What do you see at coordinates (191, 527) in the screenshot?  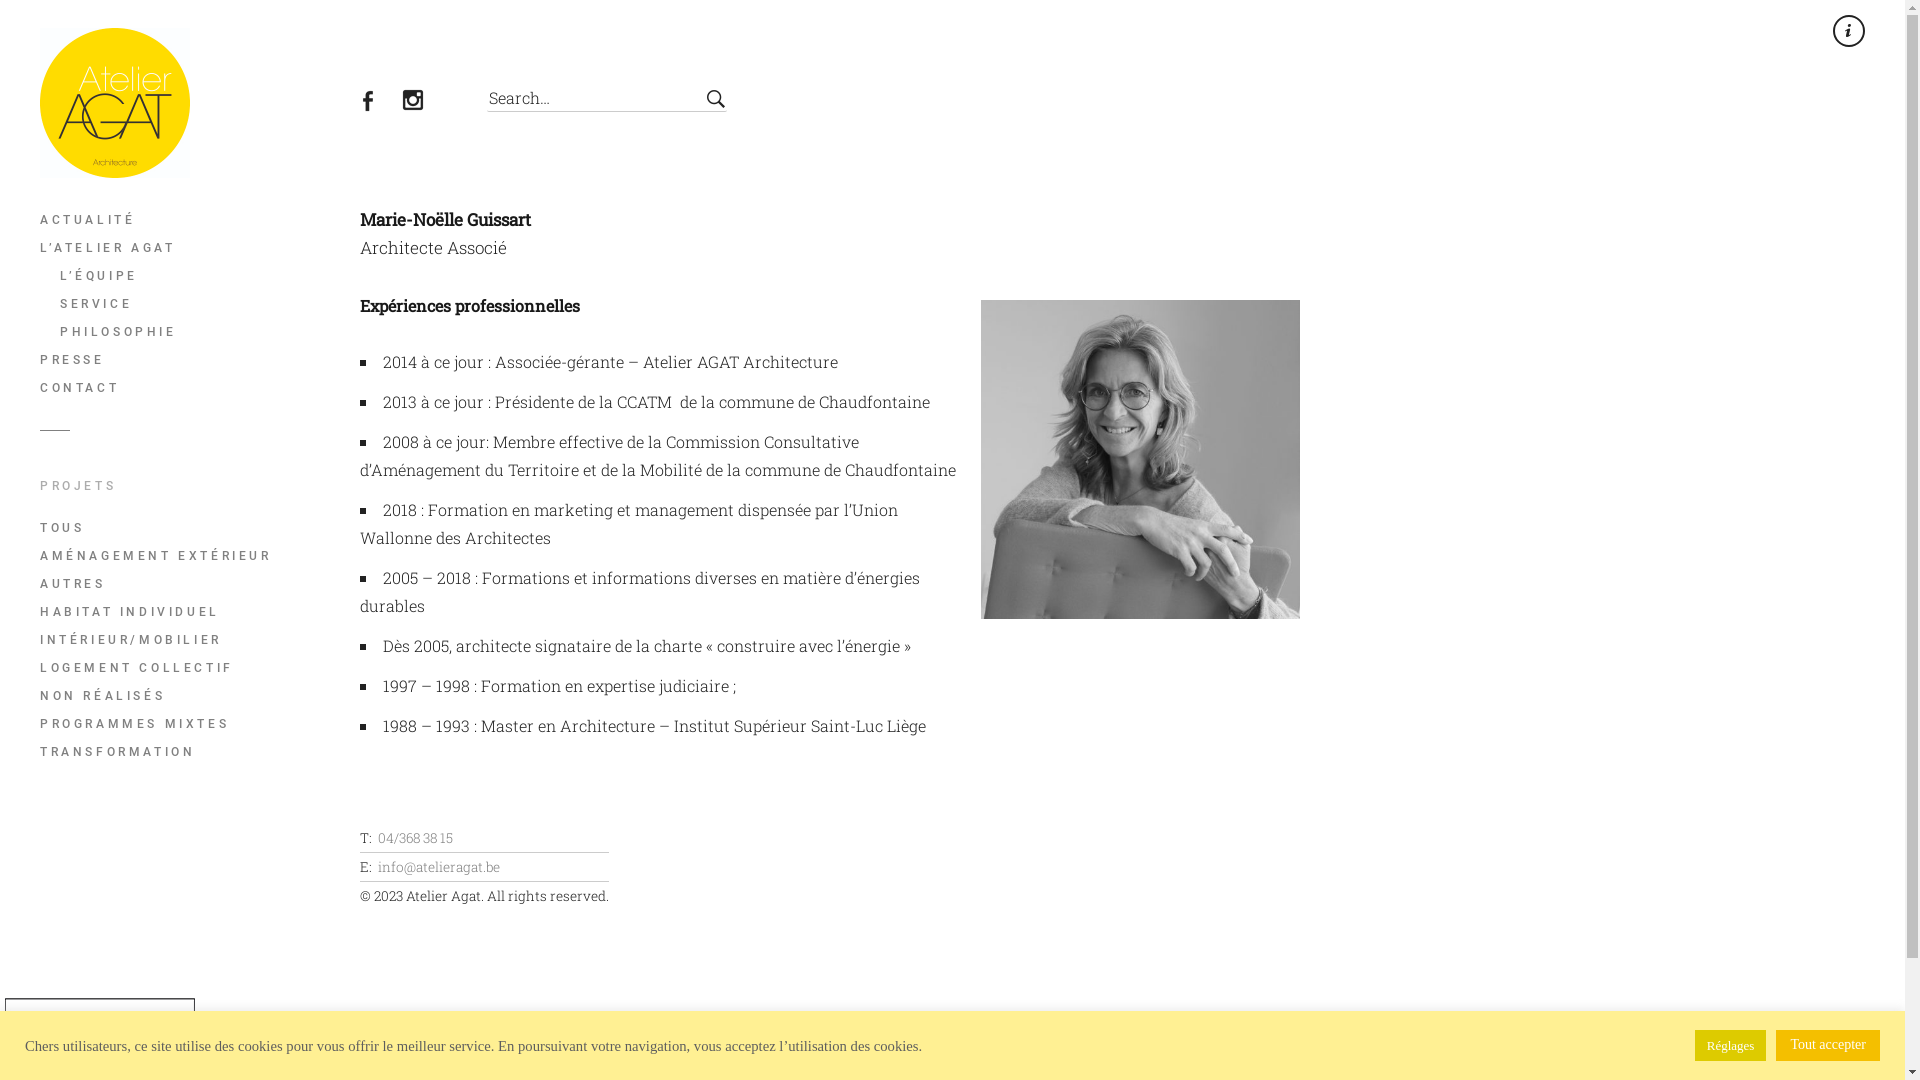 I see `'TOUS'` at bounding box center [191, 527].